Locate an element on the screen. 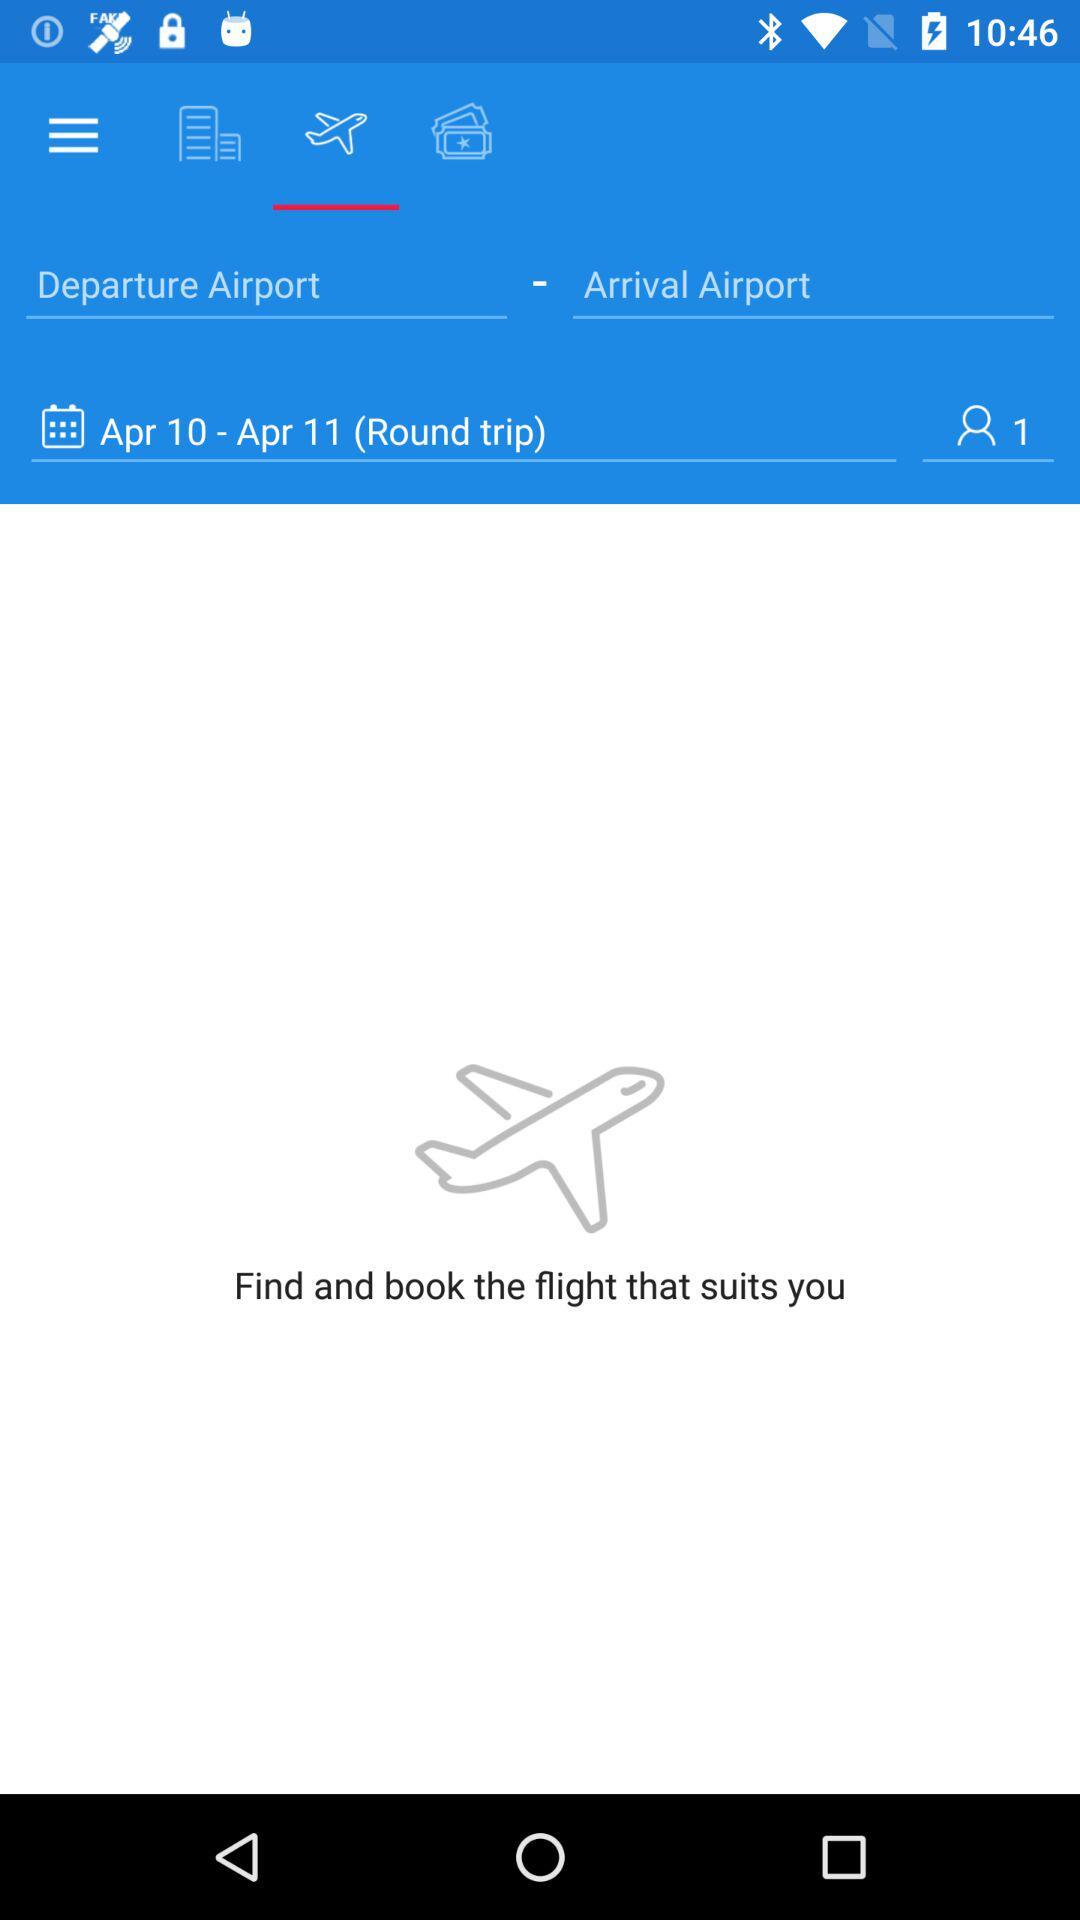  the image which is at center of the page is located at coordinates (540, 1148).